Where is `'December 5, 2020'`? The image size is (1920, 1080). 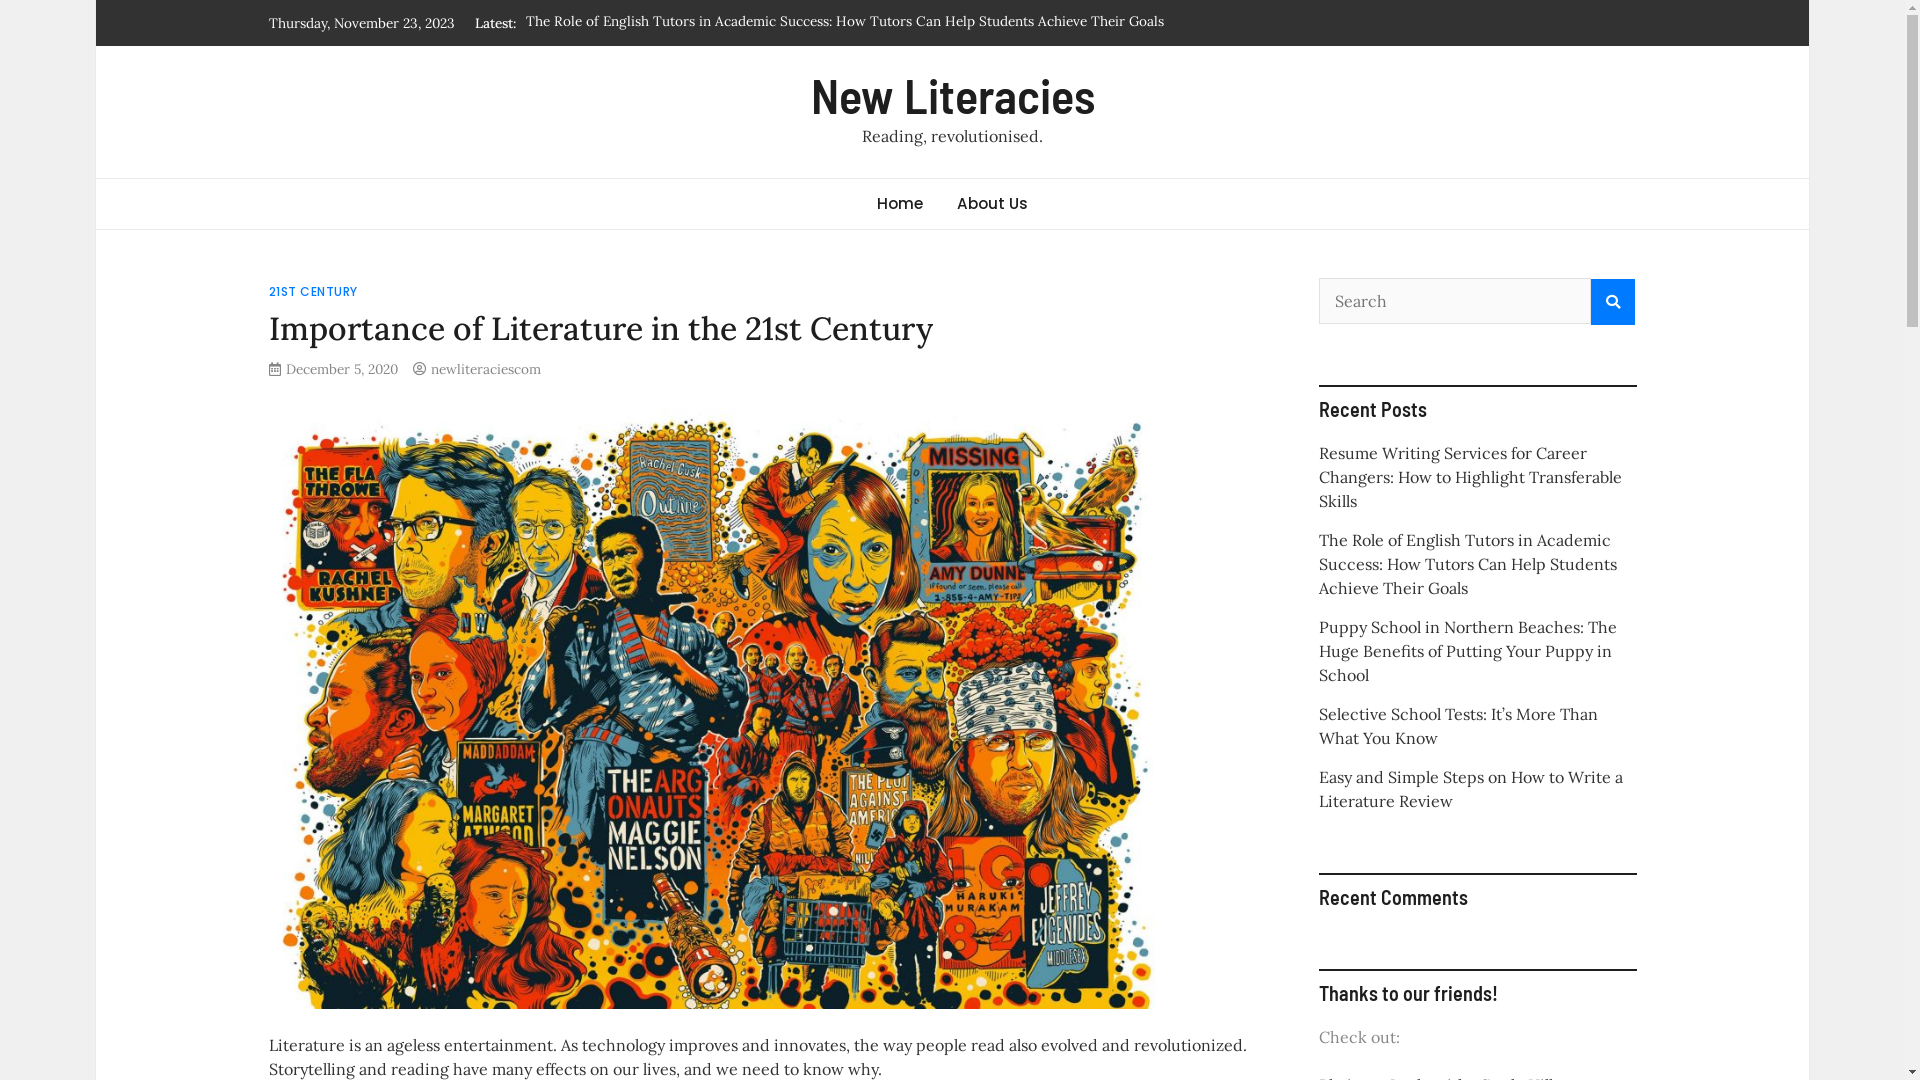
'December 5, 2020' is located at coordinates (341, 369).